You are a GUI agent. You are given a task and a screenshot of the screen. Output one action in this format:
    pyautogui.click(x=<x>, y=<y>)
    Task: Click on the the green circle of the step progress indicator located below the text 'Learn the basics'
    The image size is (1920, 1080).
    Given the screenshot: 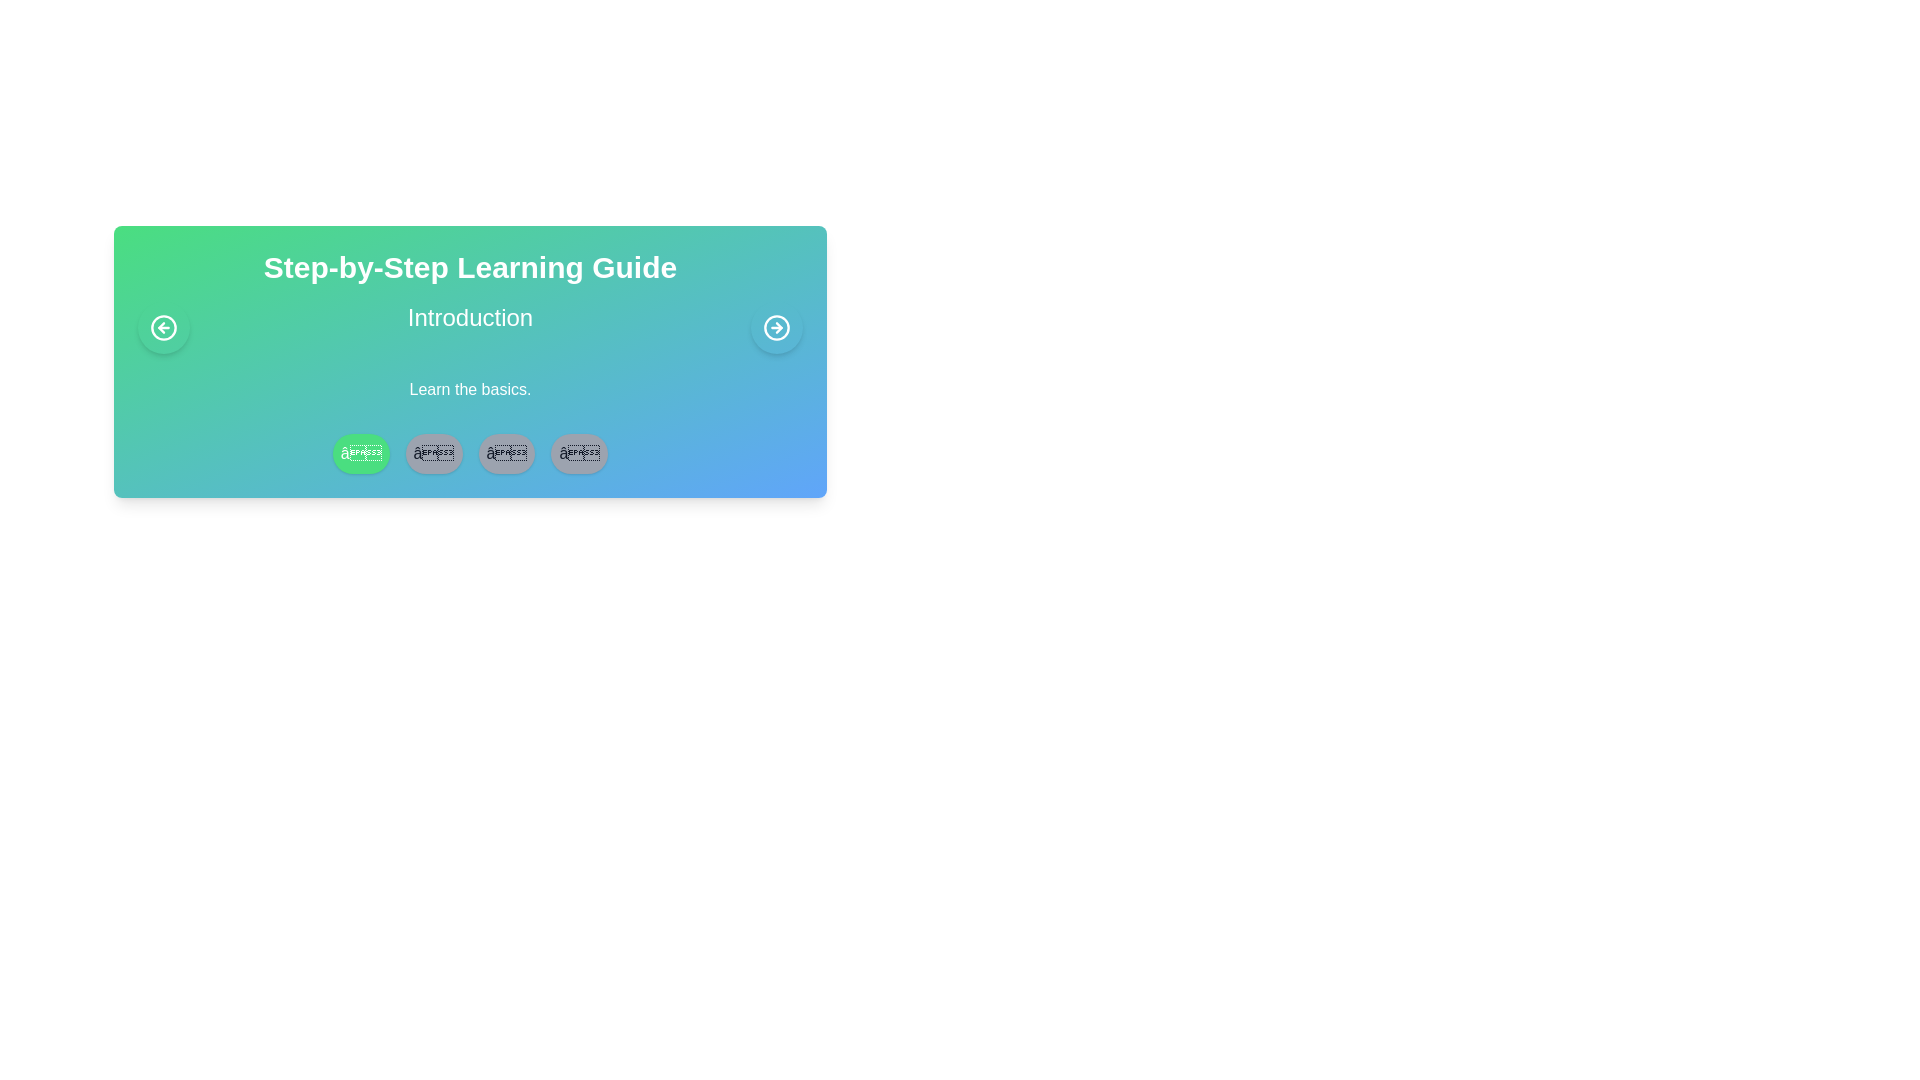 What is the action you would take?
    pyautogui.click(x=469, y=454)
    